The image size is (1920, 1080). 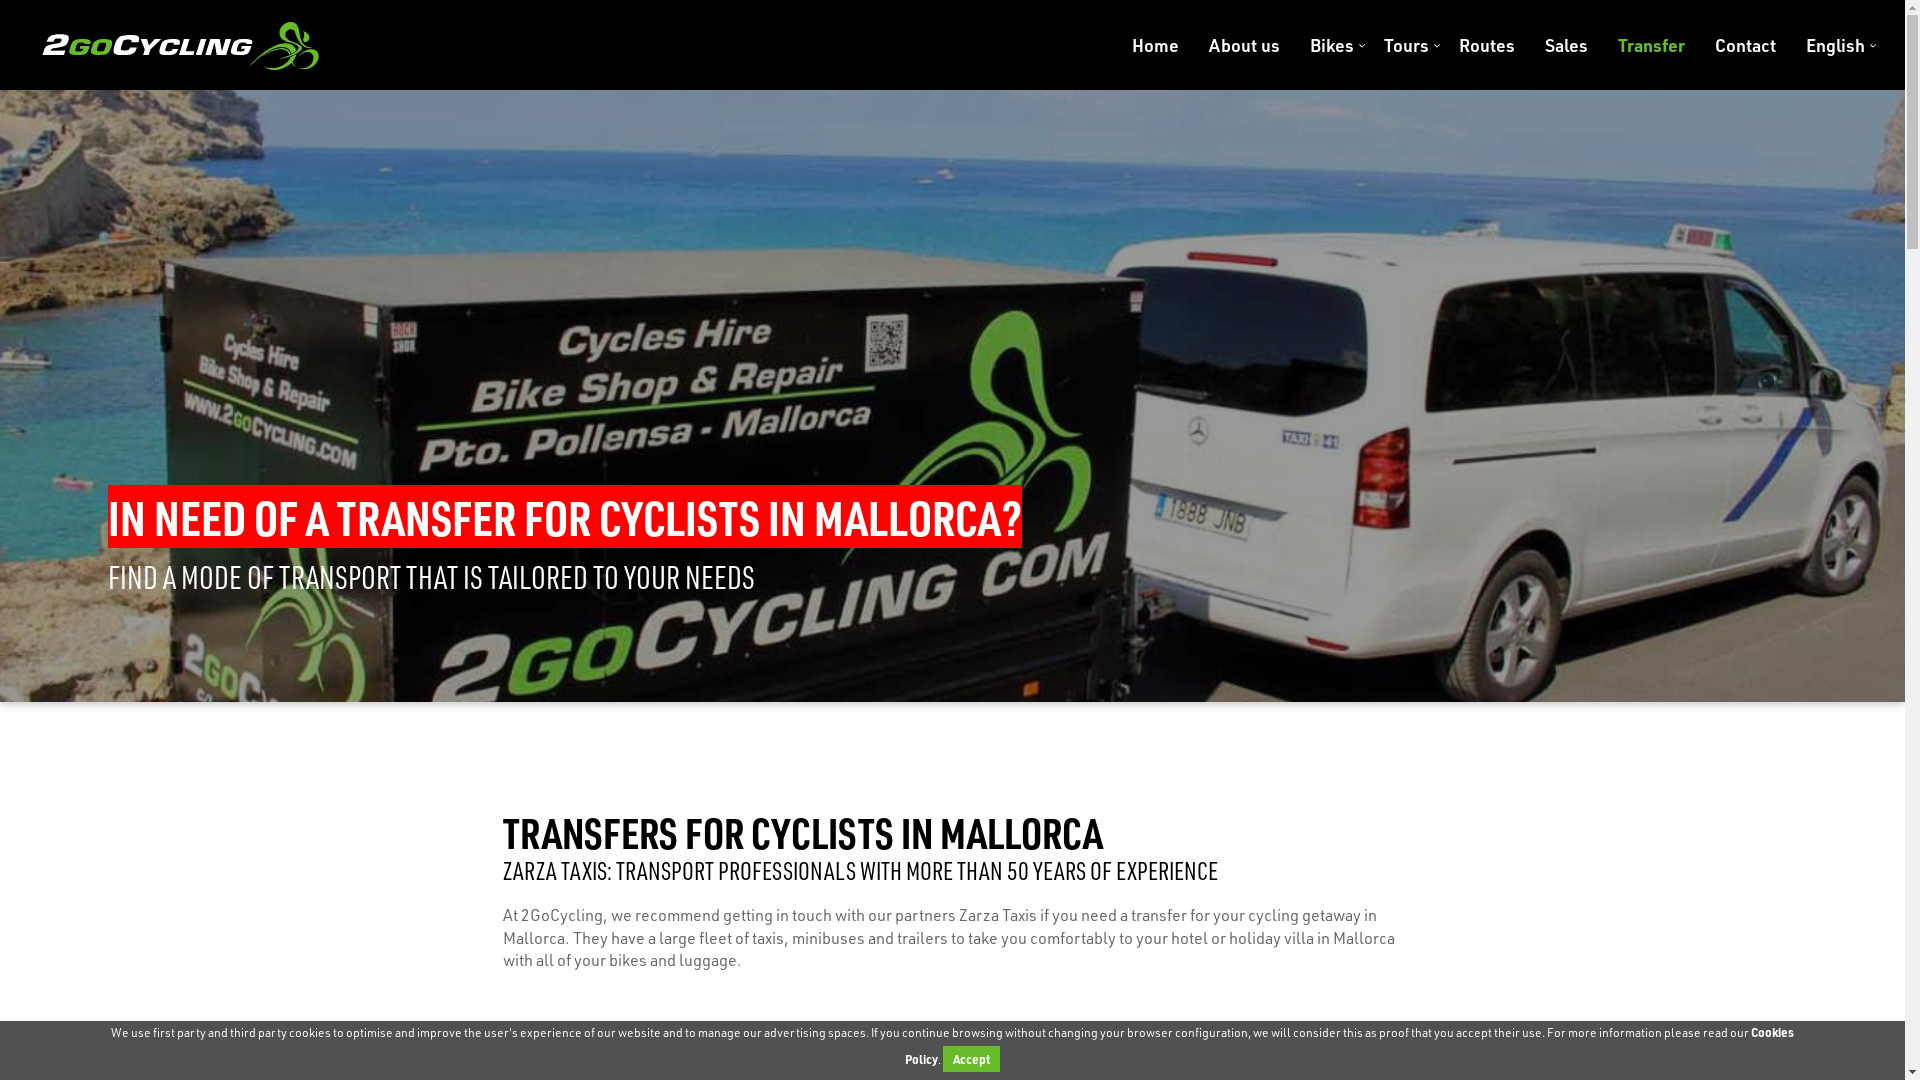 What do you see at coordinates (1155, 45) in the screenshot?
I see `'Home'` at bounding box center [1155, 45].